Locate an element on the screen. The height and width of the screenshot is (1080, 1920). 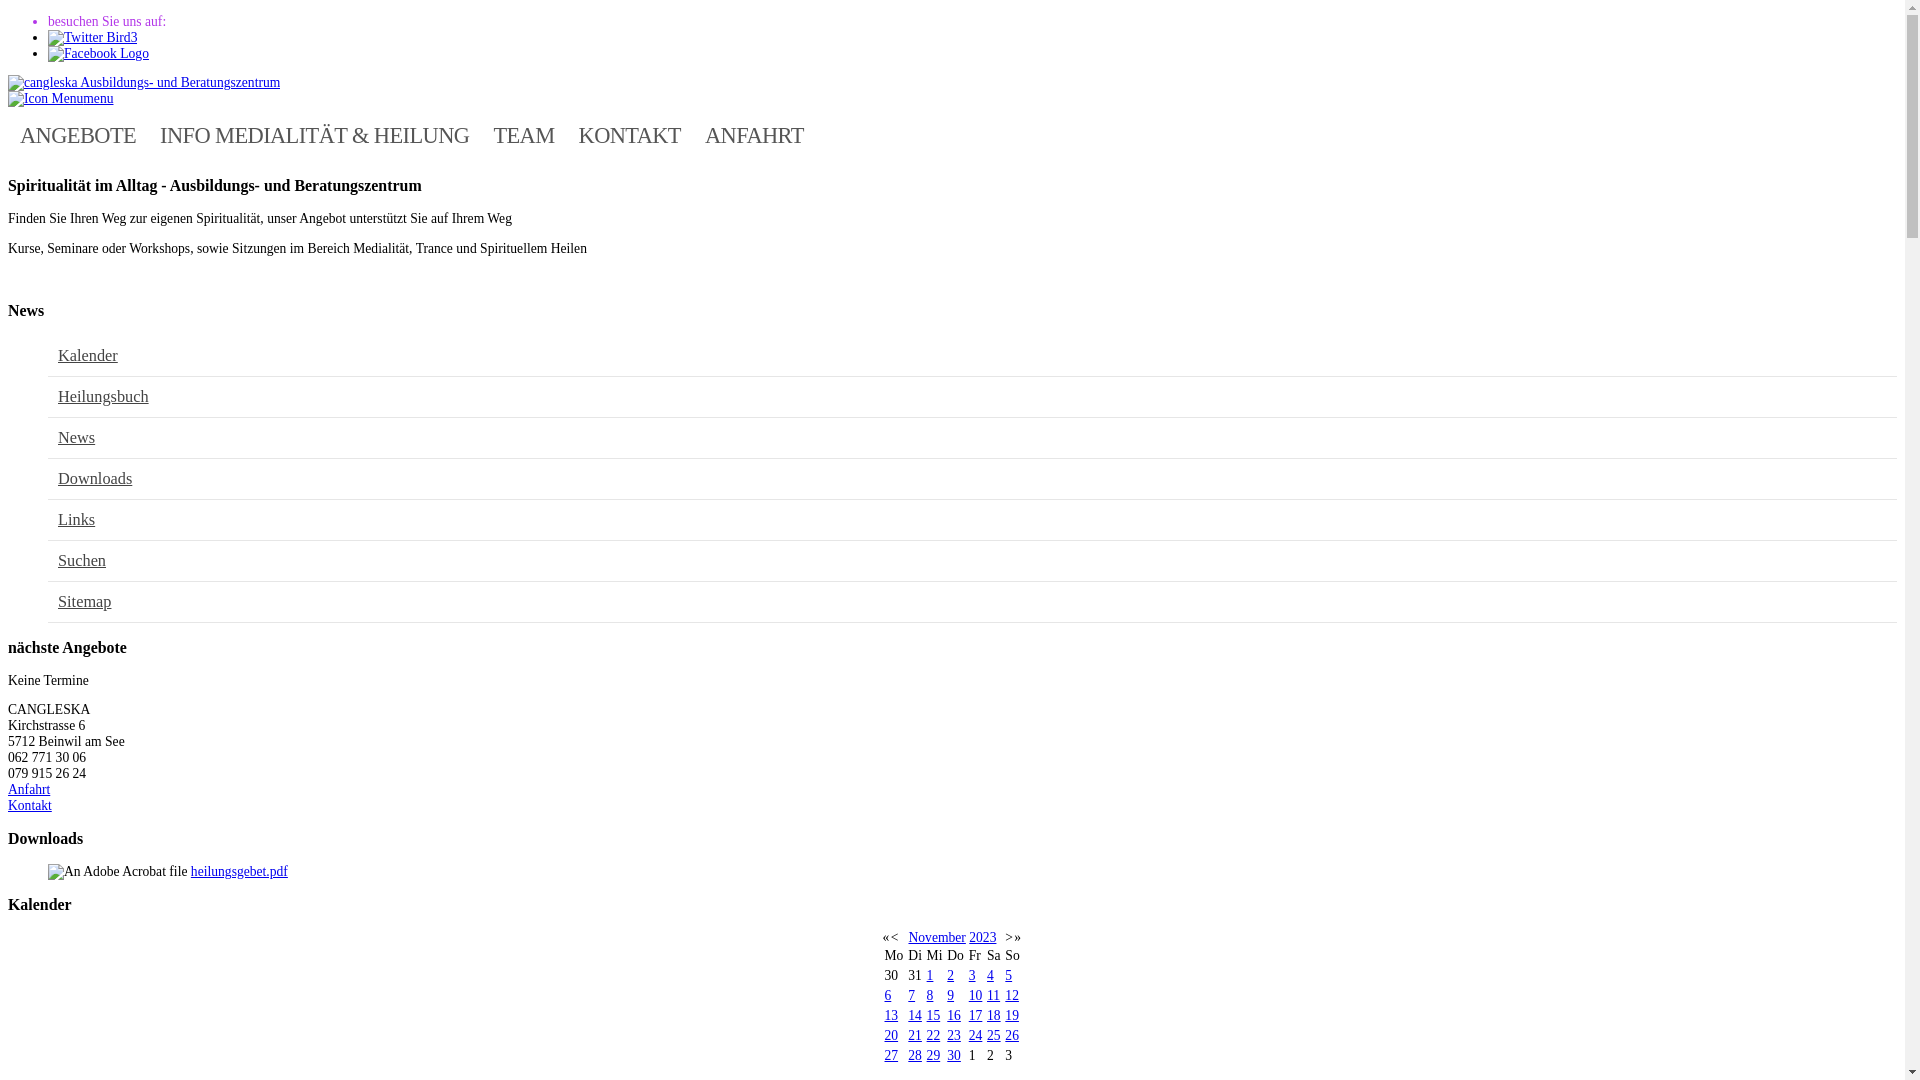
'TEAM' is located at coordinates (523, 134).